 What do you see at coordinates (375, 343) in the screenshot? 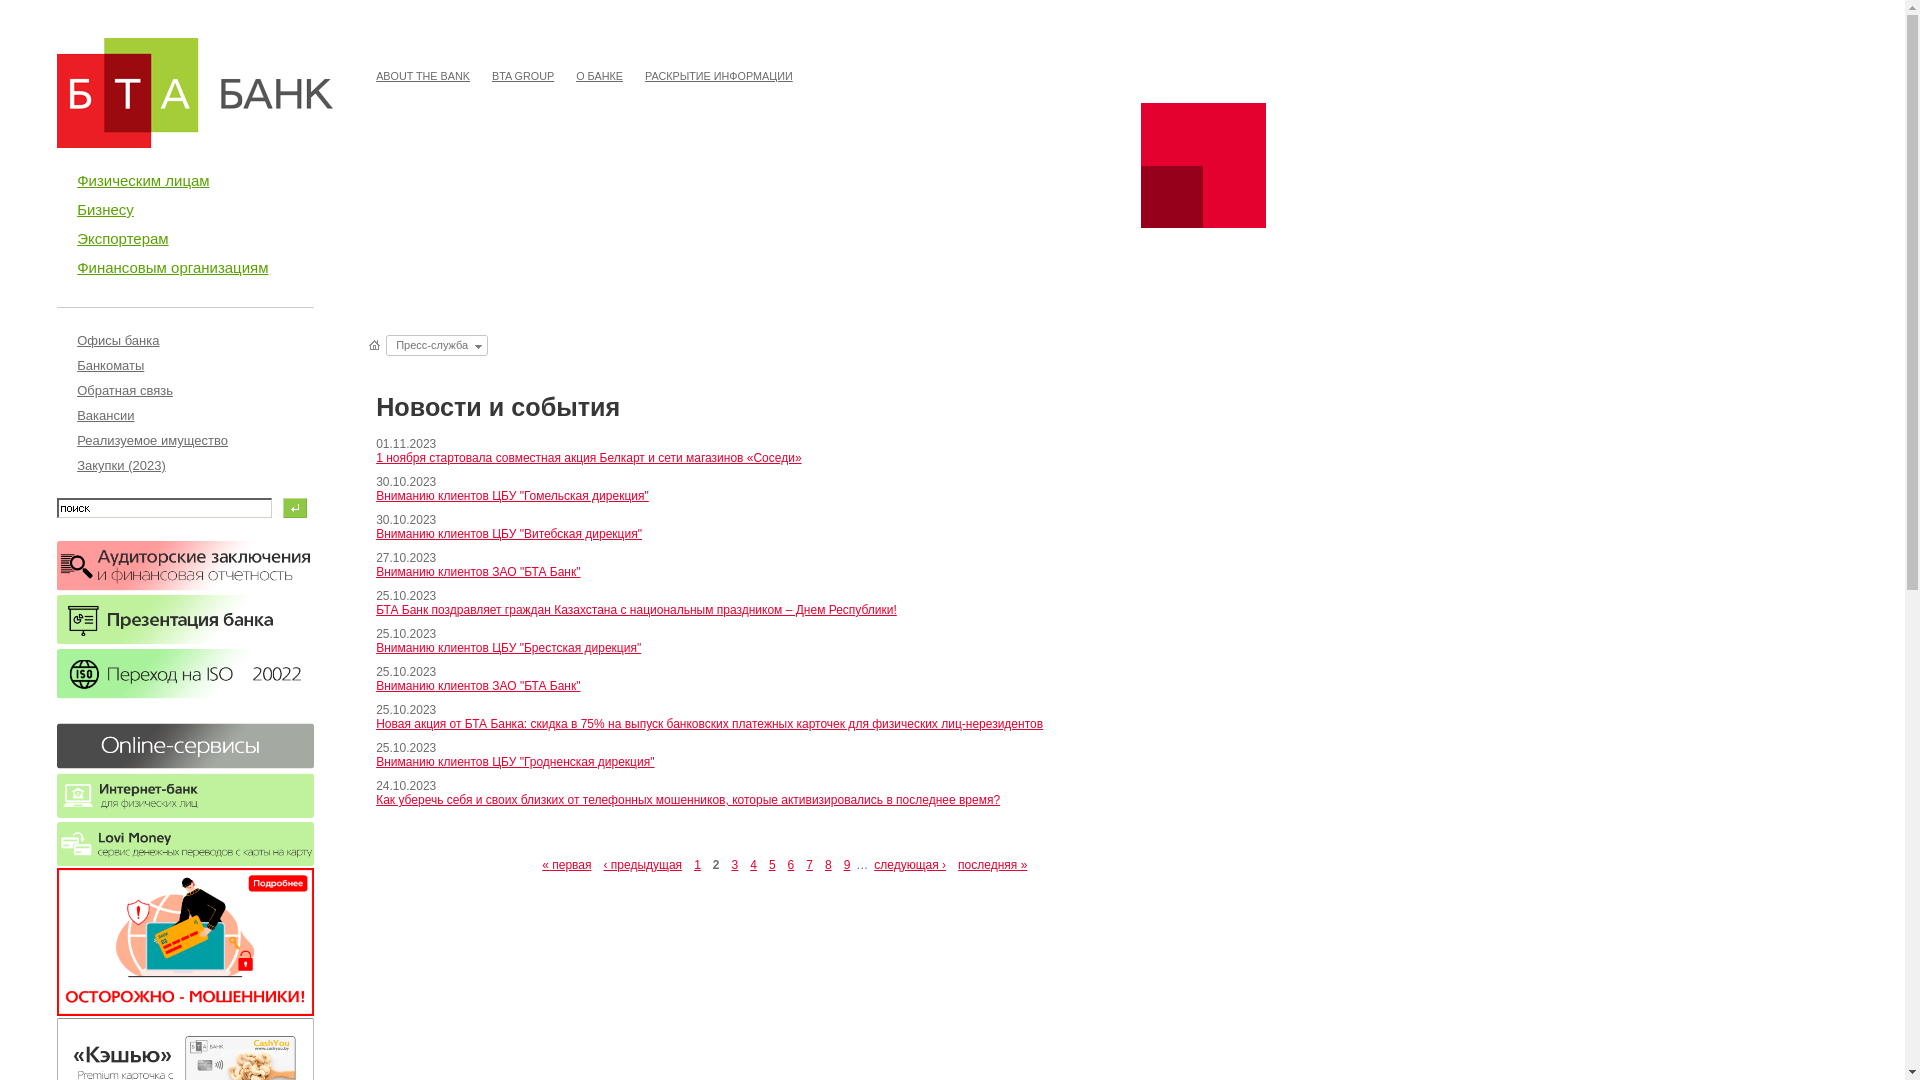
I see `' '` at bounding box center [375, 343].